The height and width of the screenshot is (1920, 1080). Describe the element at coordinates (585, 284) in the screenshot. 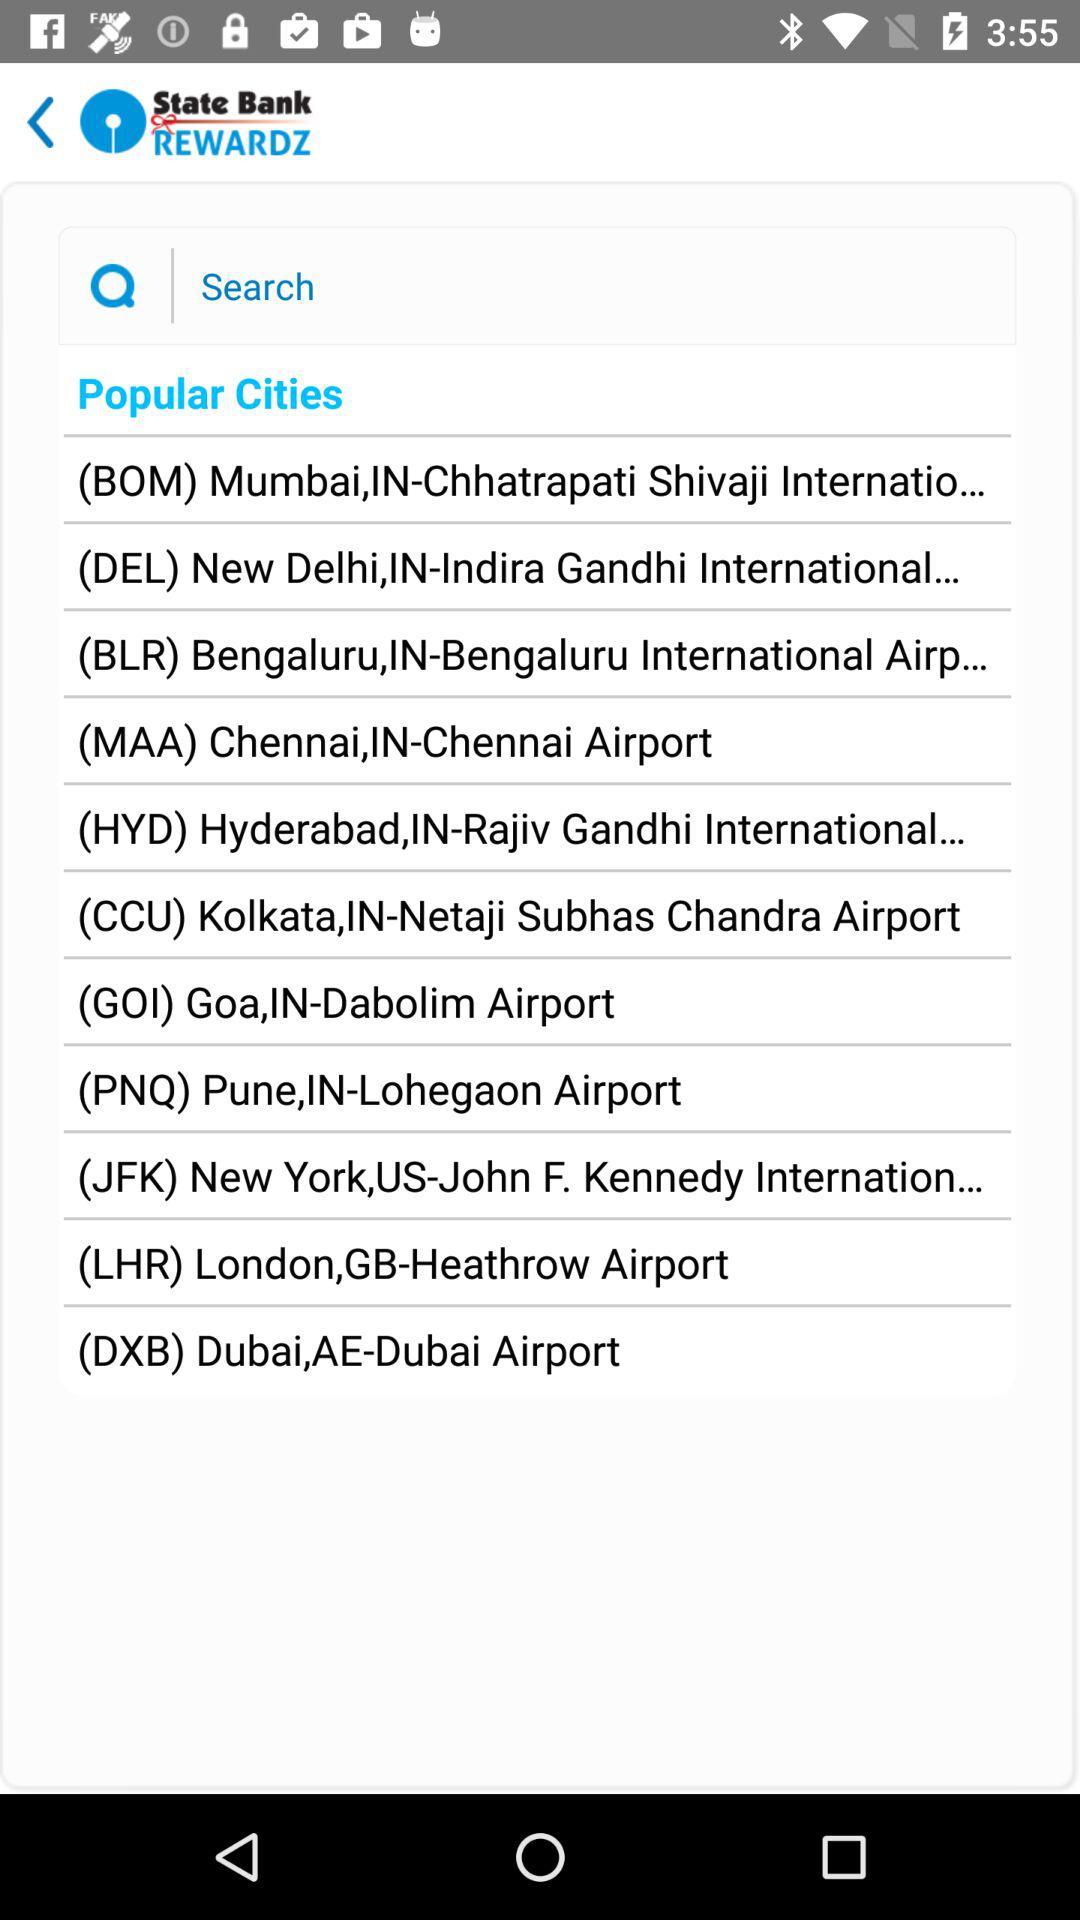

I see `type in search terms` at that location.